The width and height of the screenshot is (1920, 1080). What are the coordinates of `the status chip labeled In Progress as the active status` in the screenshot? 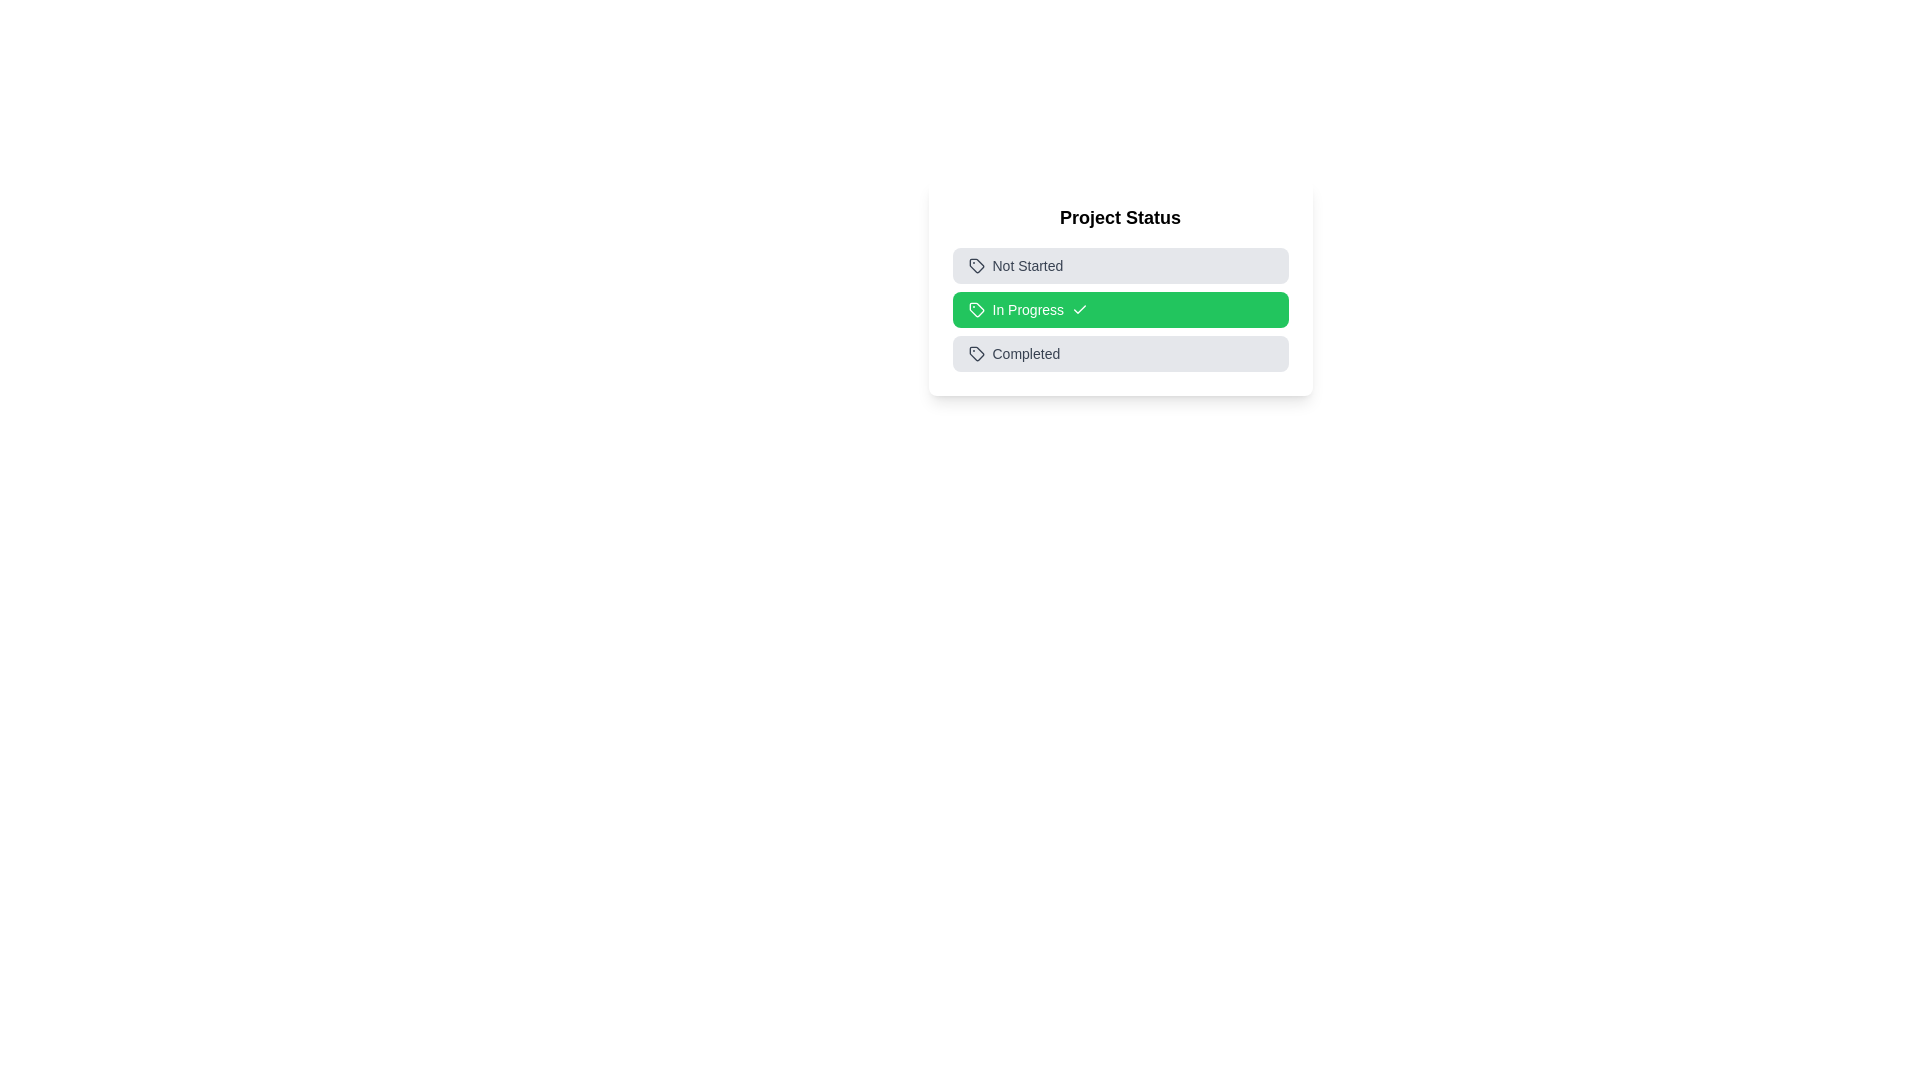 It's located at (1120, 309).